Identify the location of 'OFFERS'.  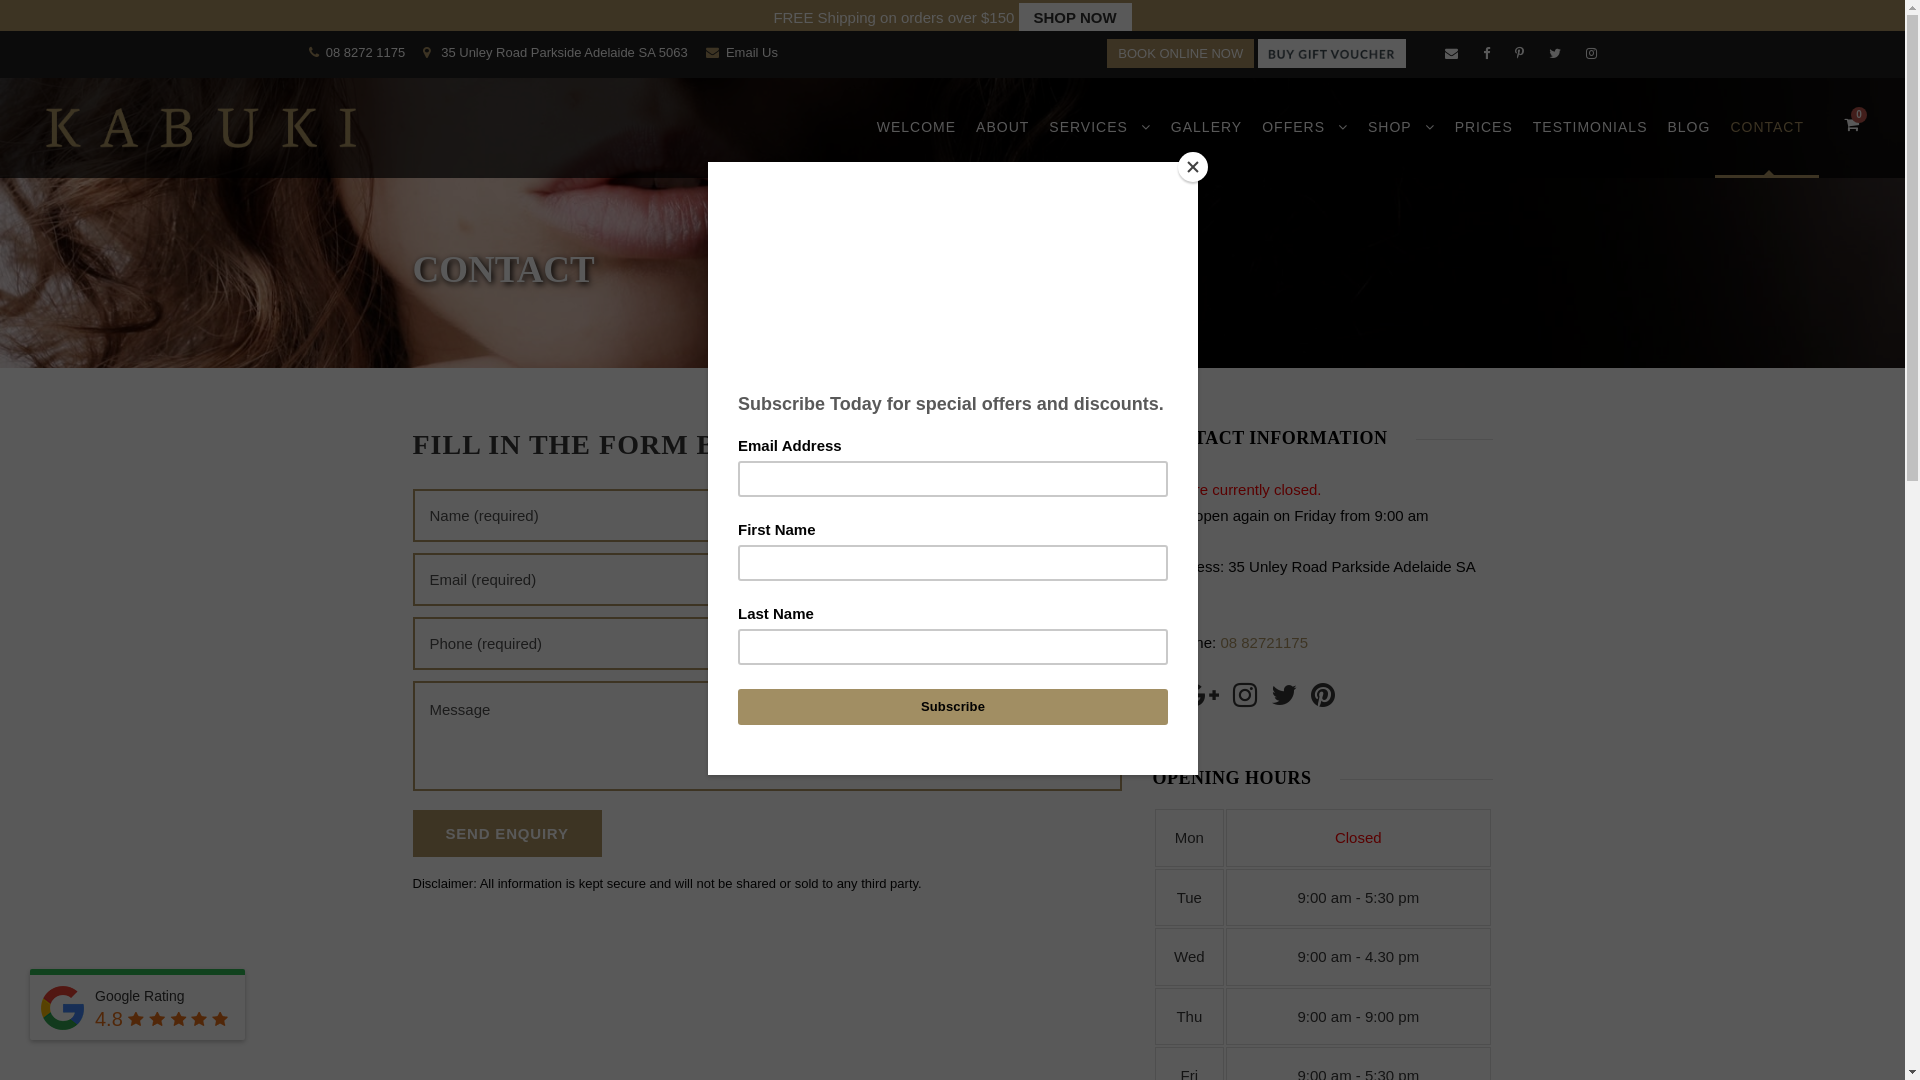
(1305, 145).